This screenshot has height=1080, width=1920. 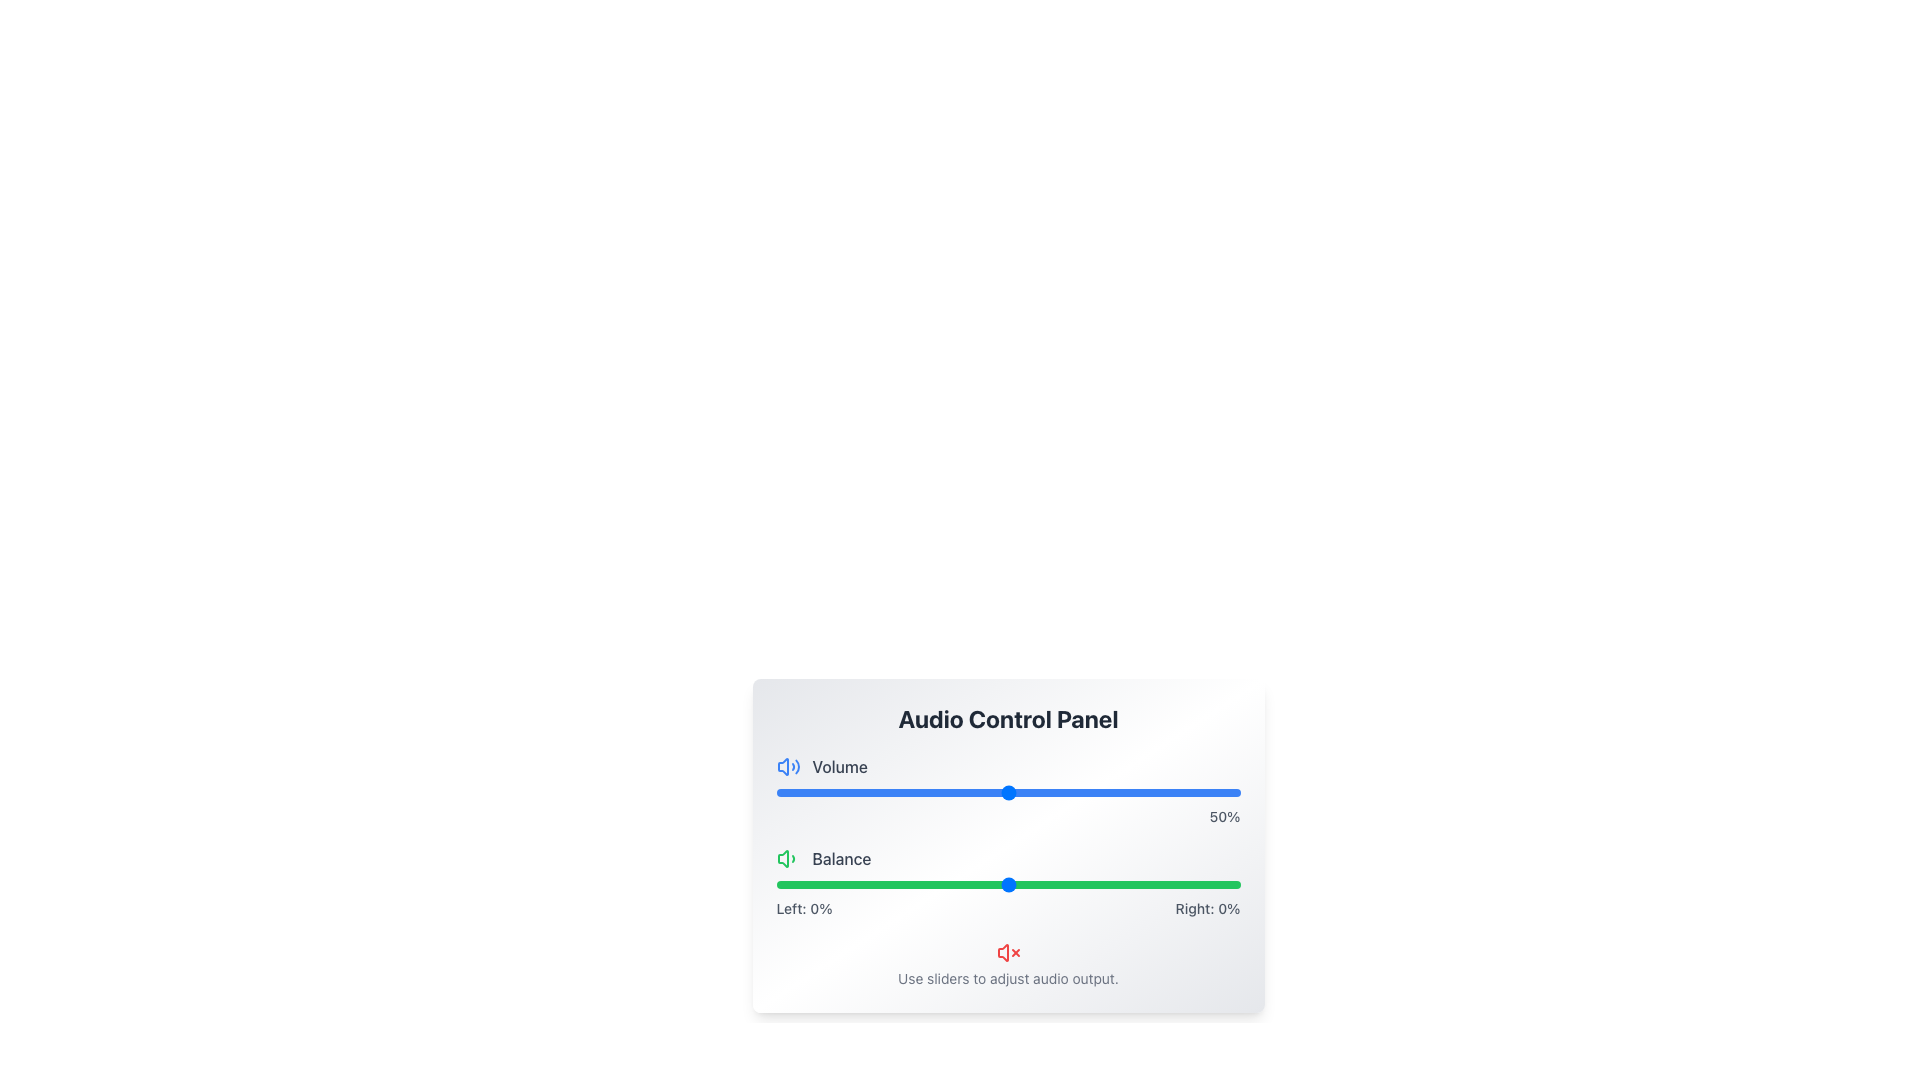 I want to click on the slider value, so click(x=1095, y=792).